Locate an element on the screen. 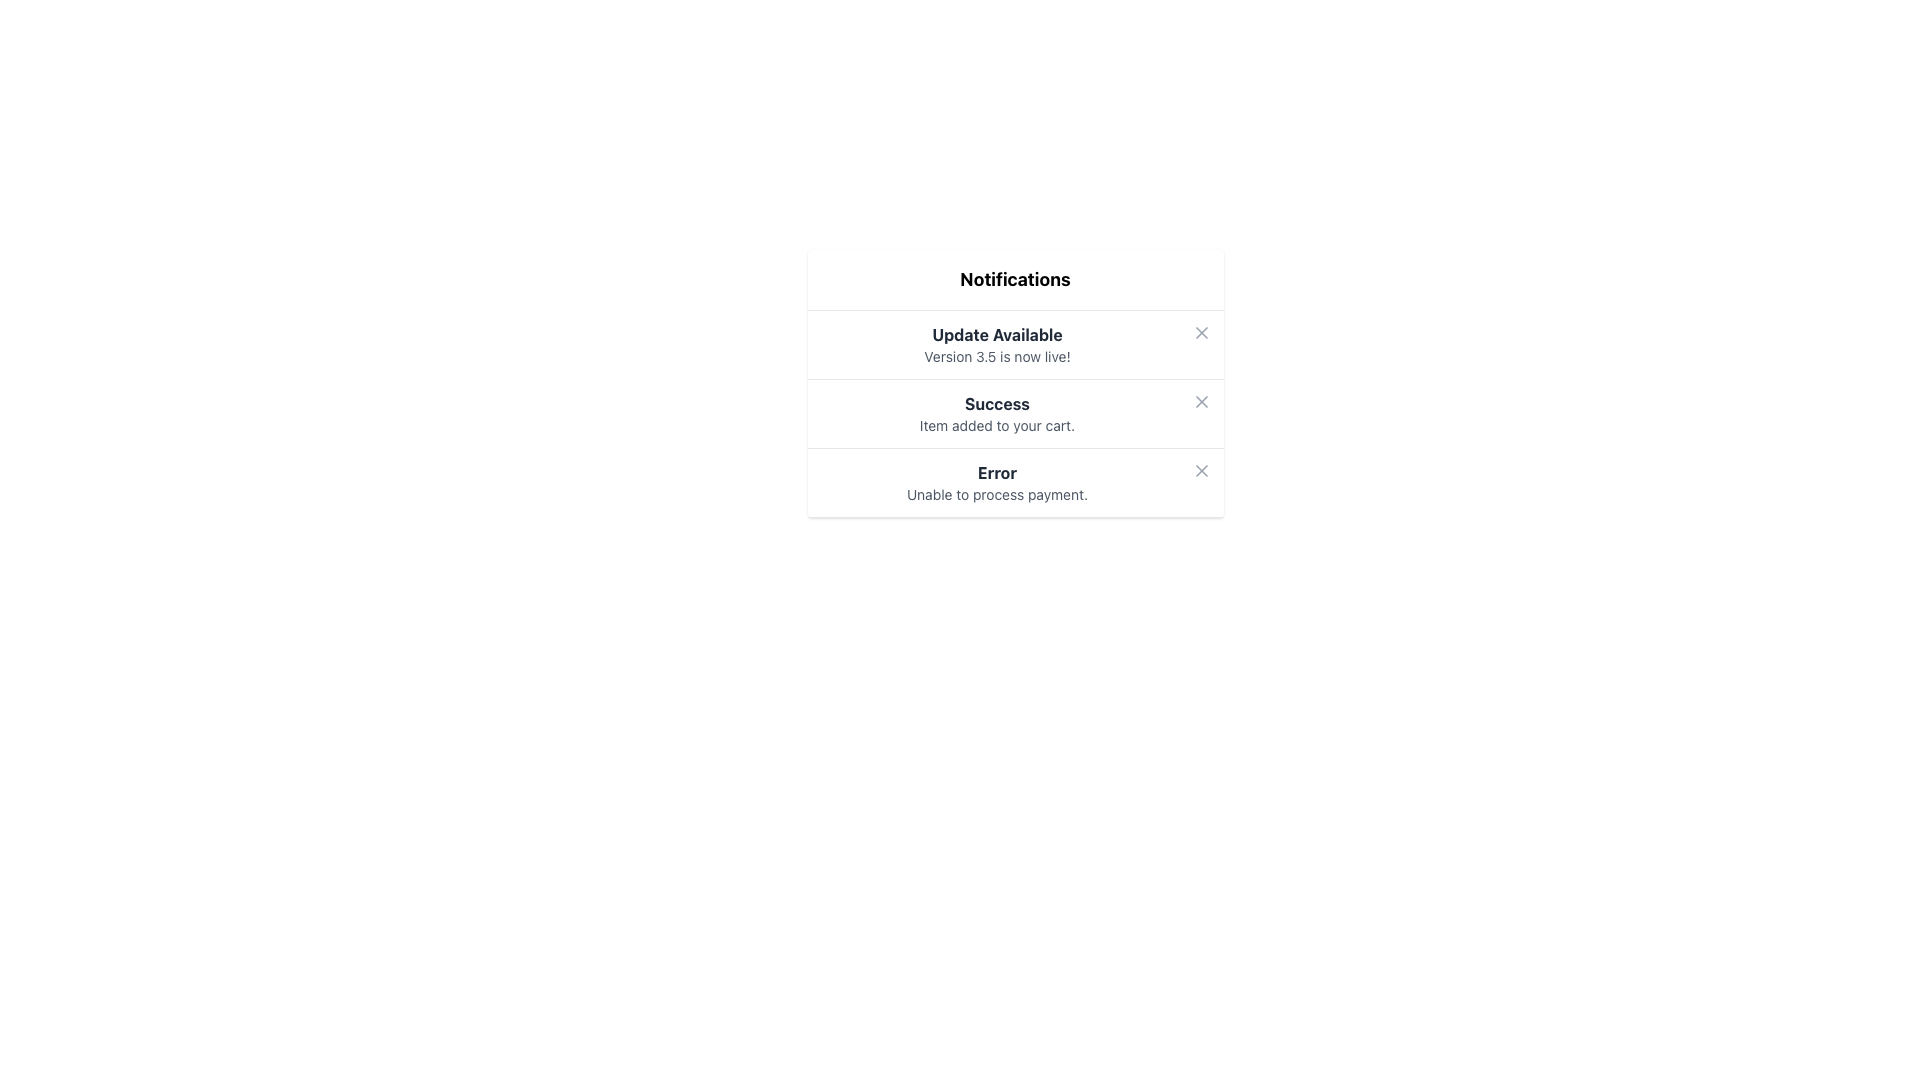  the text label stating 'Version 3.5 is now live!', which is styled in light gray and positioned beneath 'Update Available' is located at coordinates (997, 356).